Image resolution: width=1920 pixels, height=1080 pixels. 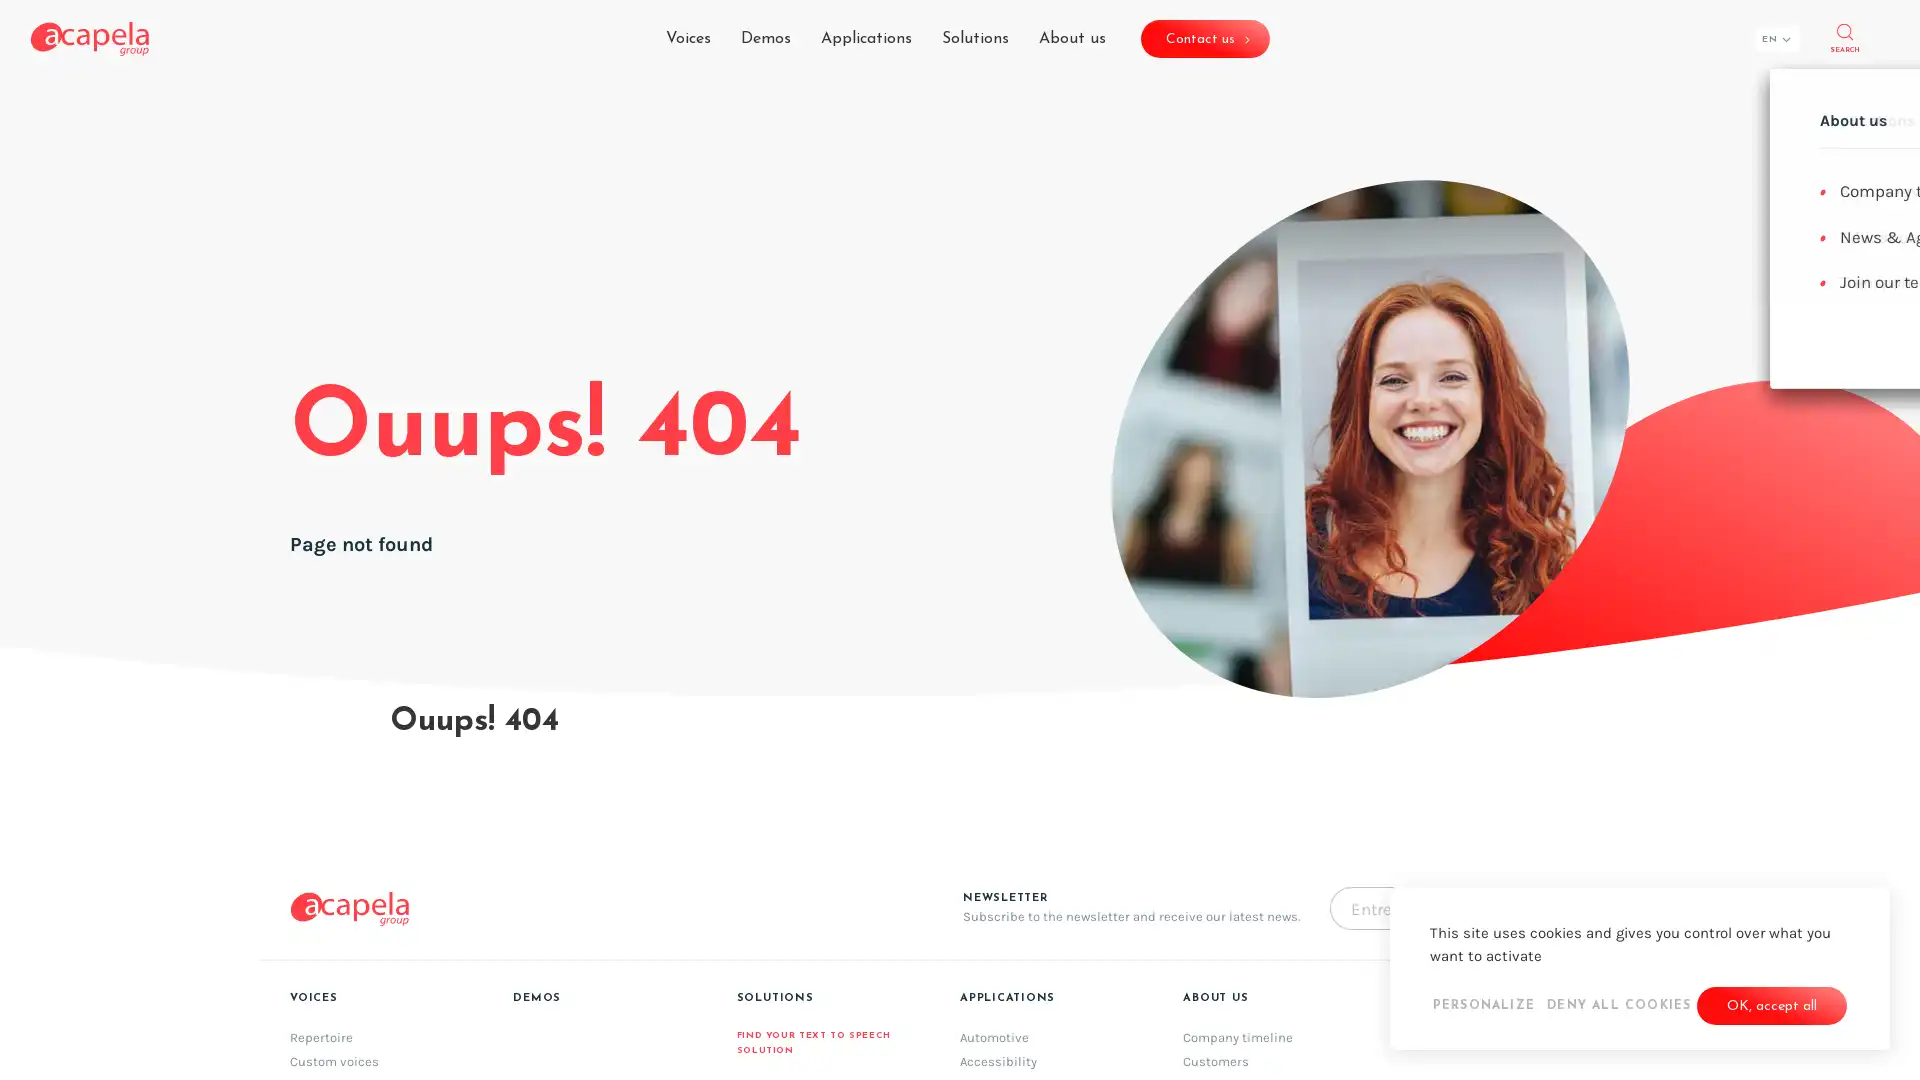 What do you see at coordinates (1203, 759) in the screenshot?
I see `Send report` at bounding box center [1203, 759].